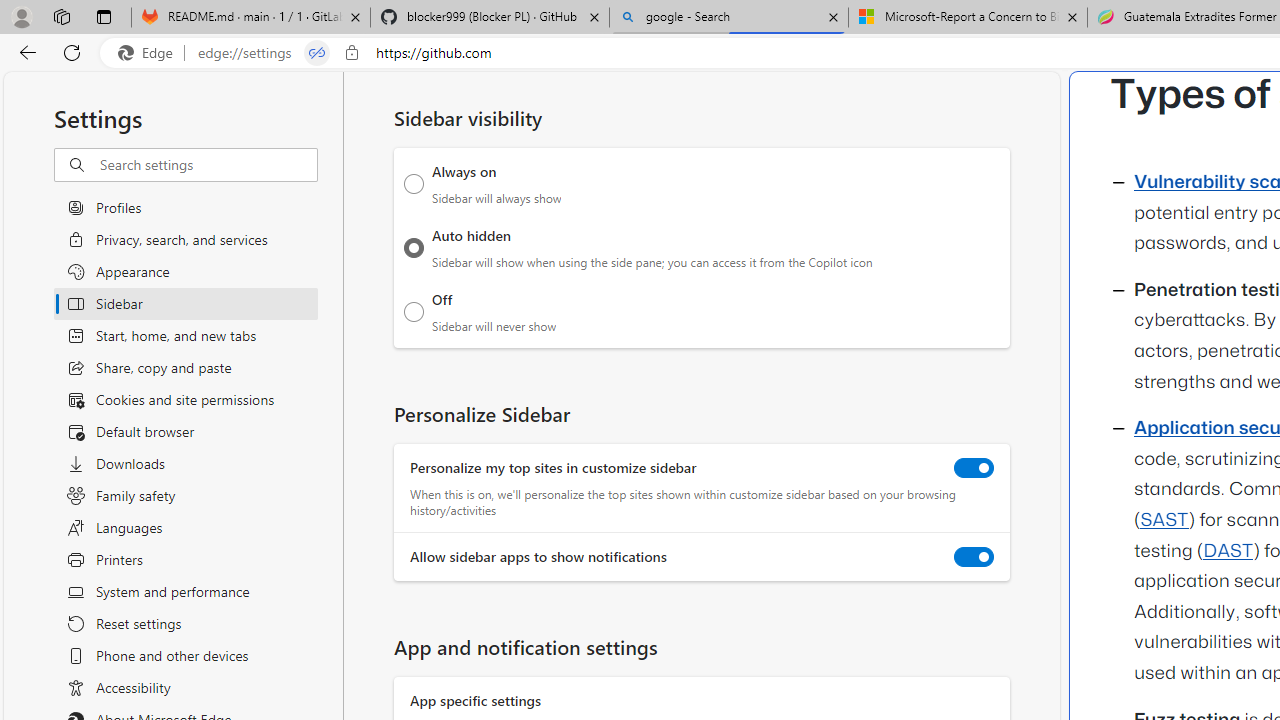 This screenshot has height=720, width=1280. I want to click on 'Allow sidebar apps to show notifications', so click(974, 557).